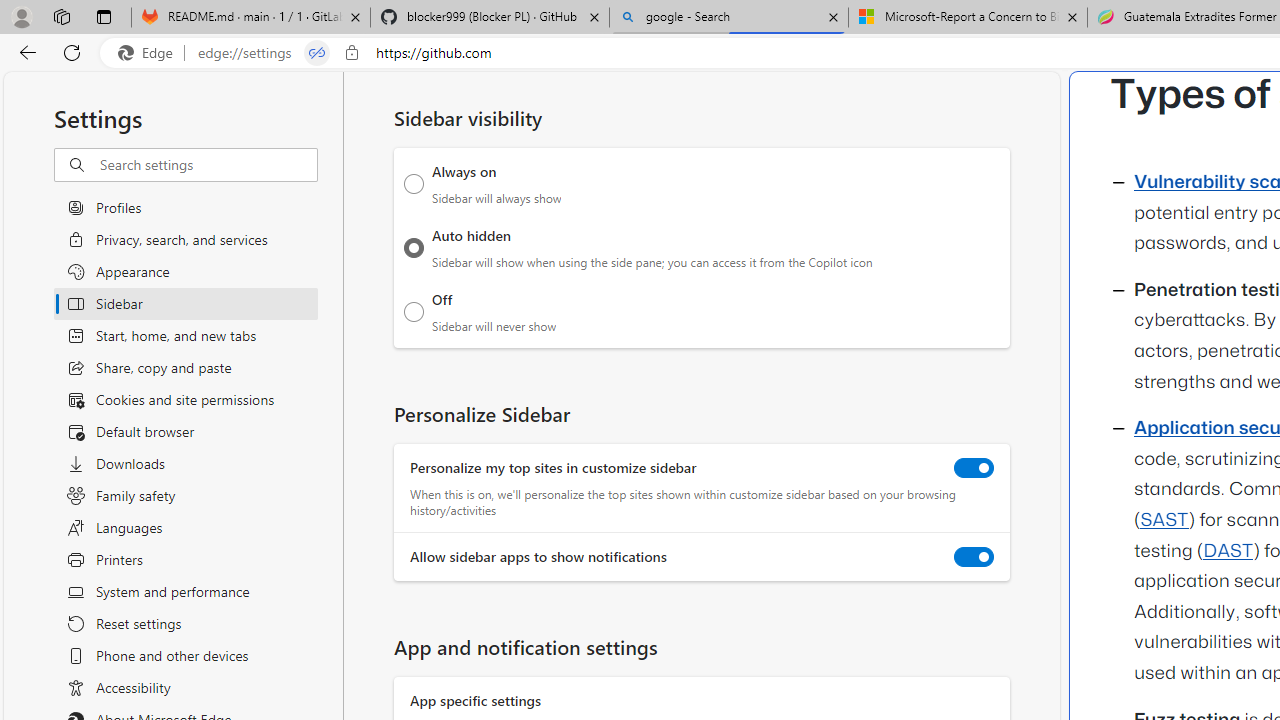 This screenshot has height=720, width=1280. I want to click on 'Allow sidebar apps to show notifications', so click(974, 557).